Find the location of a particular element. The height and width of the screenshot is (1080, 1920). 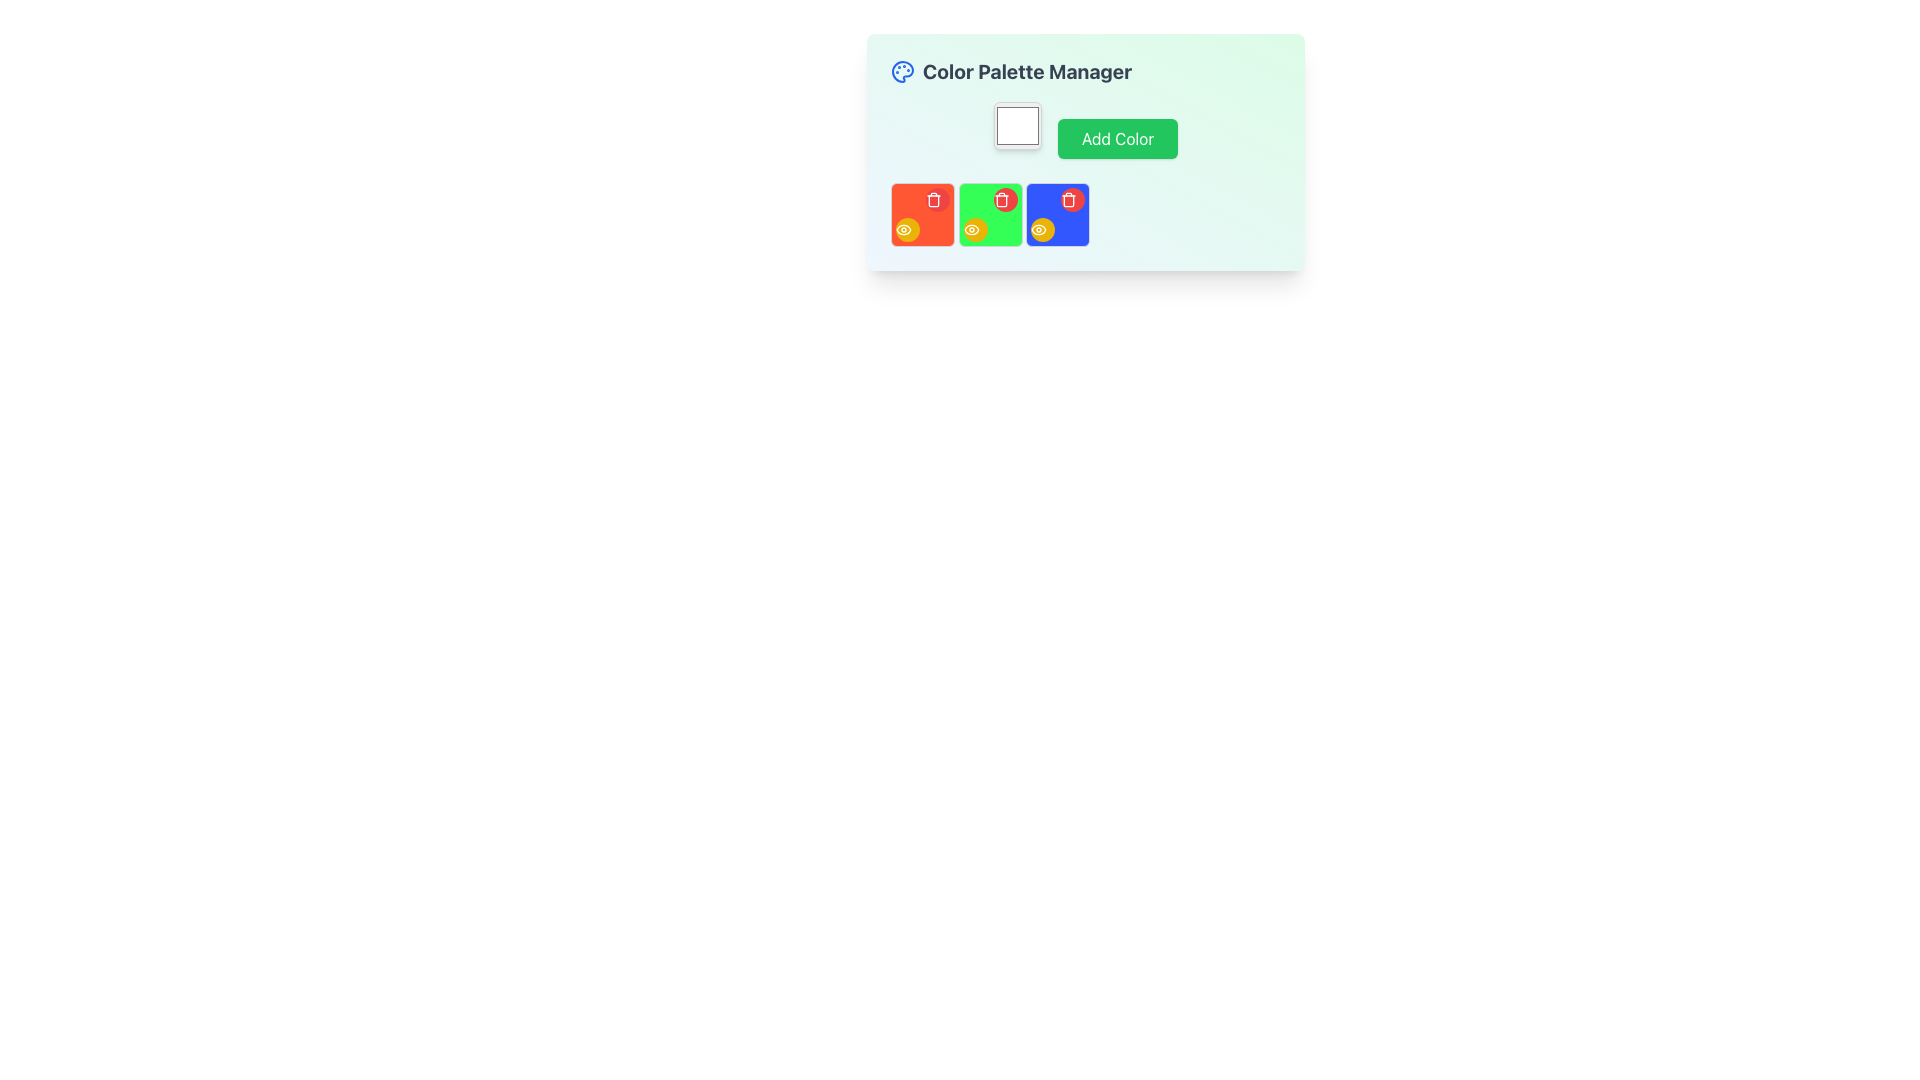

the central body of the trash can icon, which is a rounded rectangular vector graphic with flat edges, located top-central in the UI below the 'Add Color' button is located at coordinates (933, 200).